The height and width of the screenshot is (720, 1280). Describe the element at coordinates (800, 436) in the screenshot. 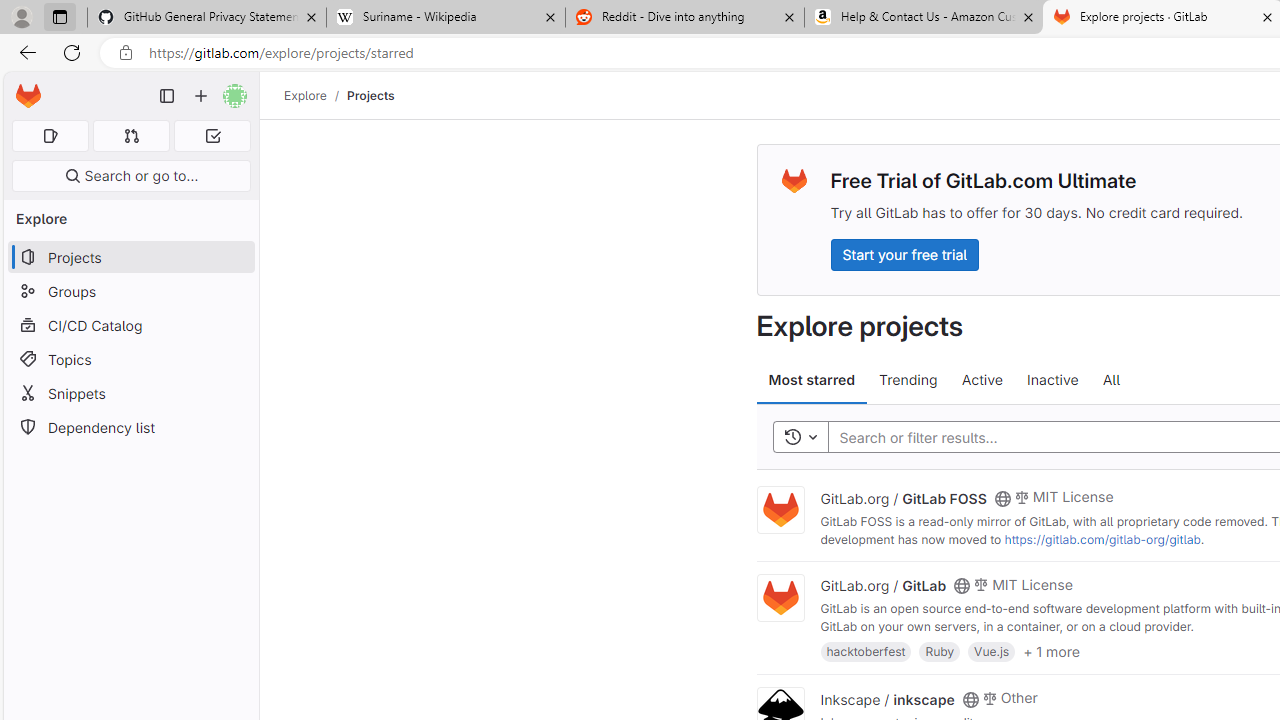

I see `'Toggle history'` at that location.